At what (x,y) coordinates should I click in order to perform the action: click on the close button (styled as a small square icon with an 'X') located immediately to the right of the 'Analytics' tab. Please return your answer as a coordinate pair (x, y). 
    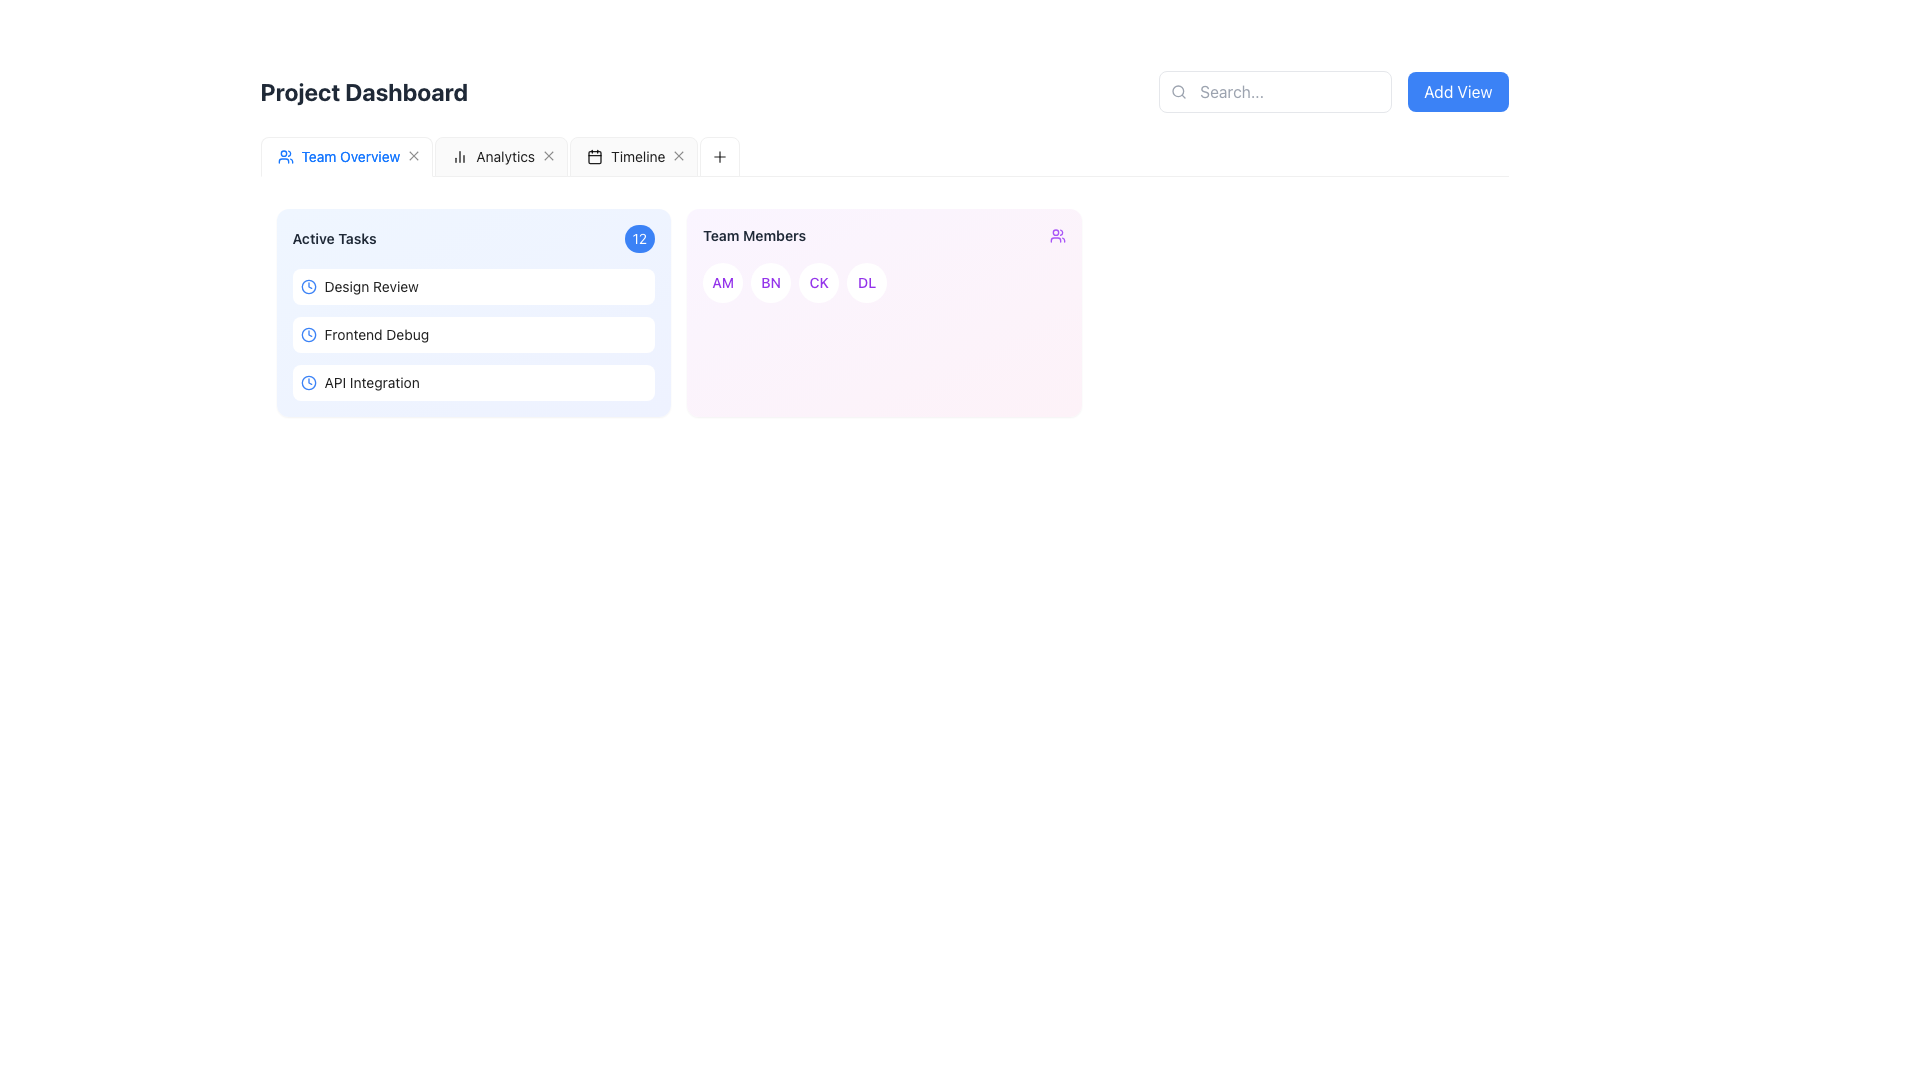
    Looking at the image, I should click on (549, 156).